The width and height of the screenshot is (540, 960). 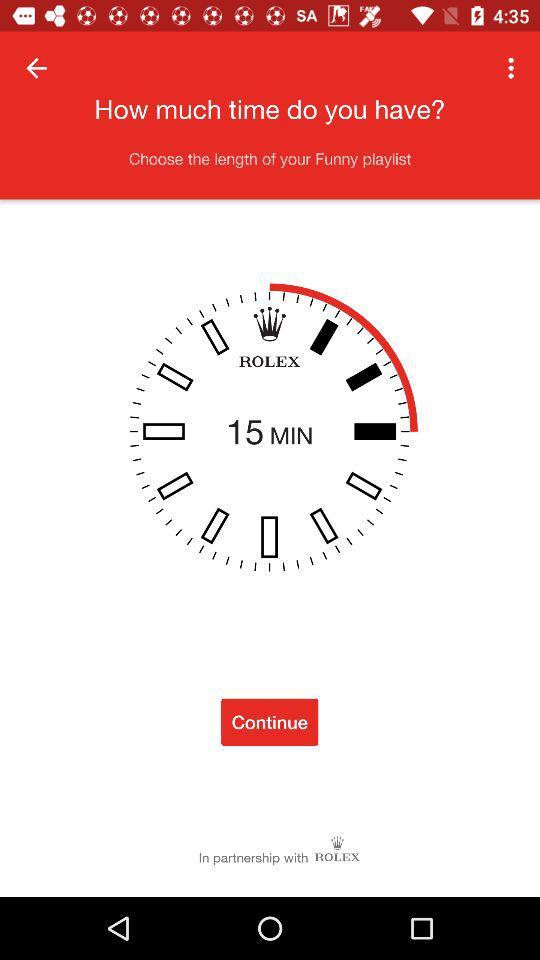 What do you see at coordinates (269, 721) in the screenshot?
I see `the continue` at bounding box center [269, 721].